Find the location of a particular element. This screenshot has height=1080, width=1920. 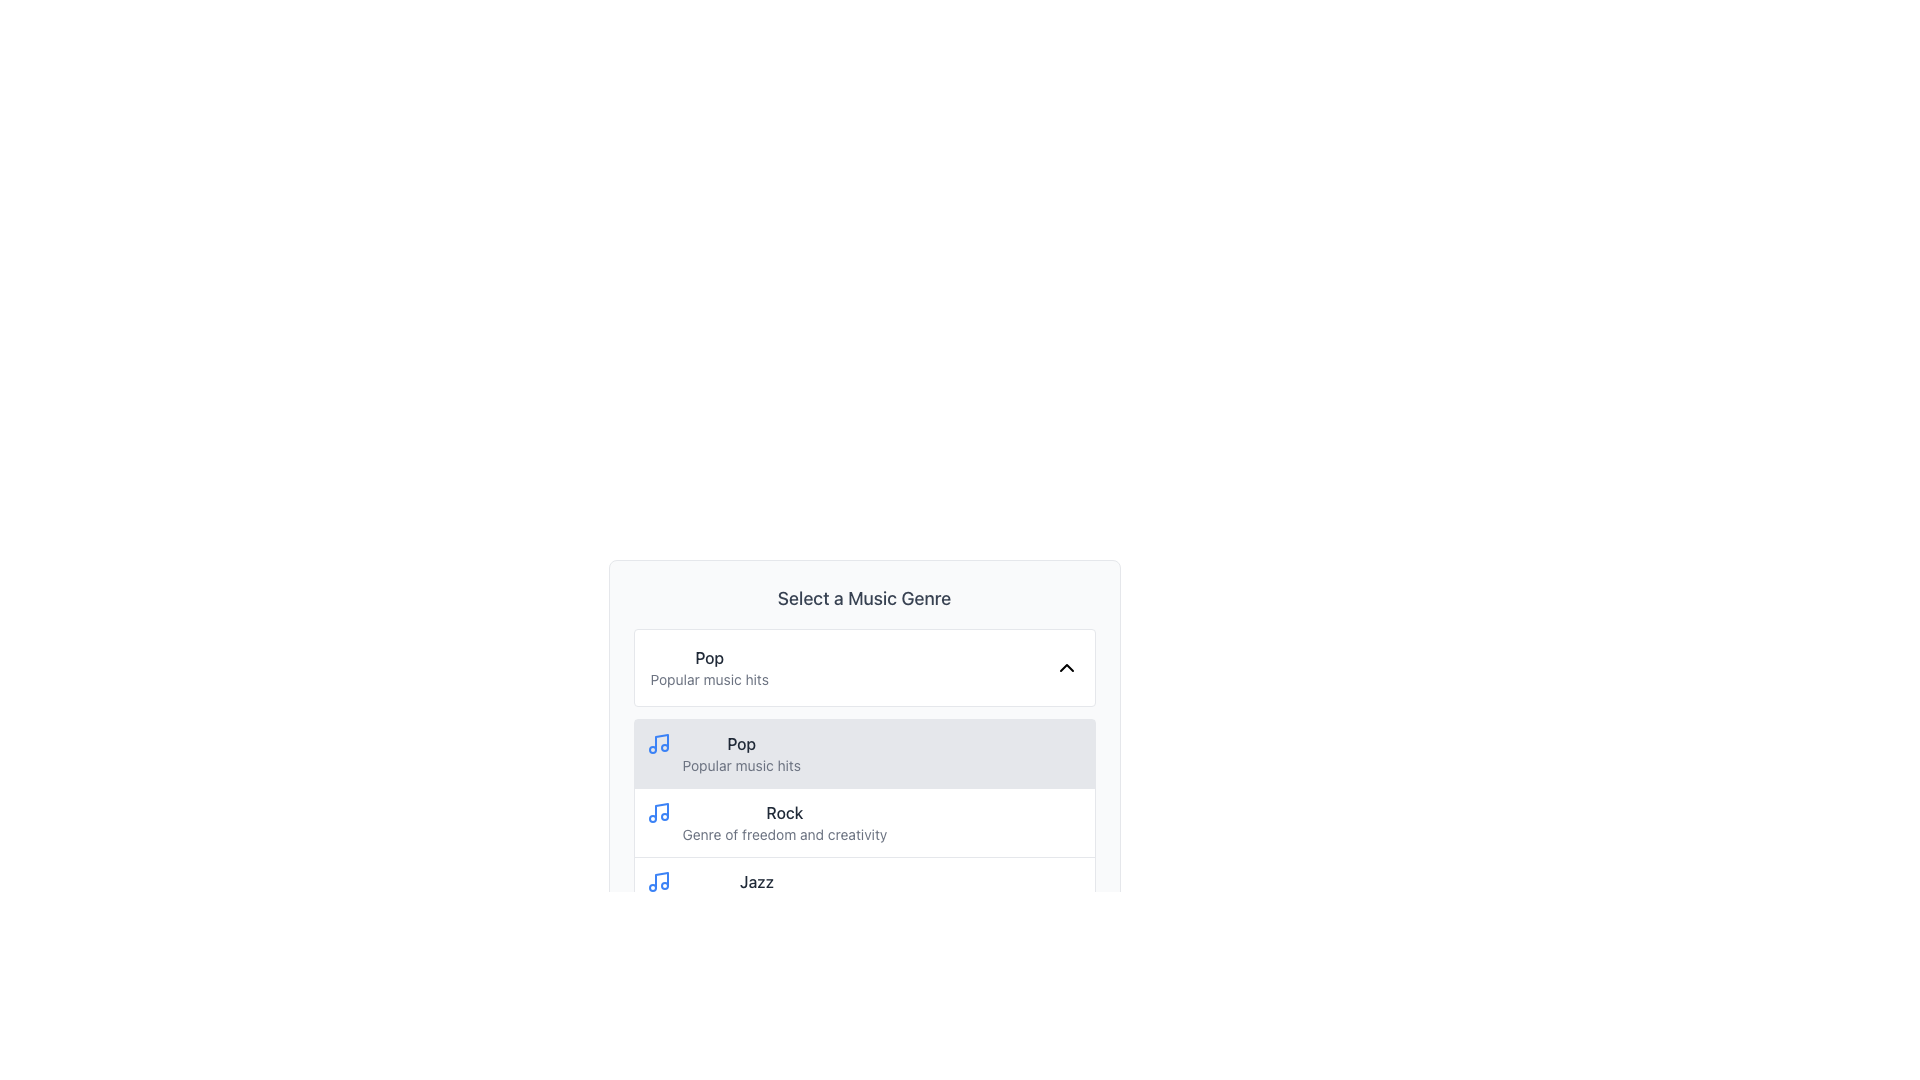

the List item displaying 'Rock' with the subtitle 'Genre of freedom and creativity' is located at coordinates (783, 822).